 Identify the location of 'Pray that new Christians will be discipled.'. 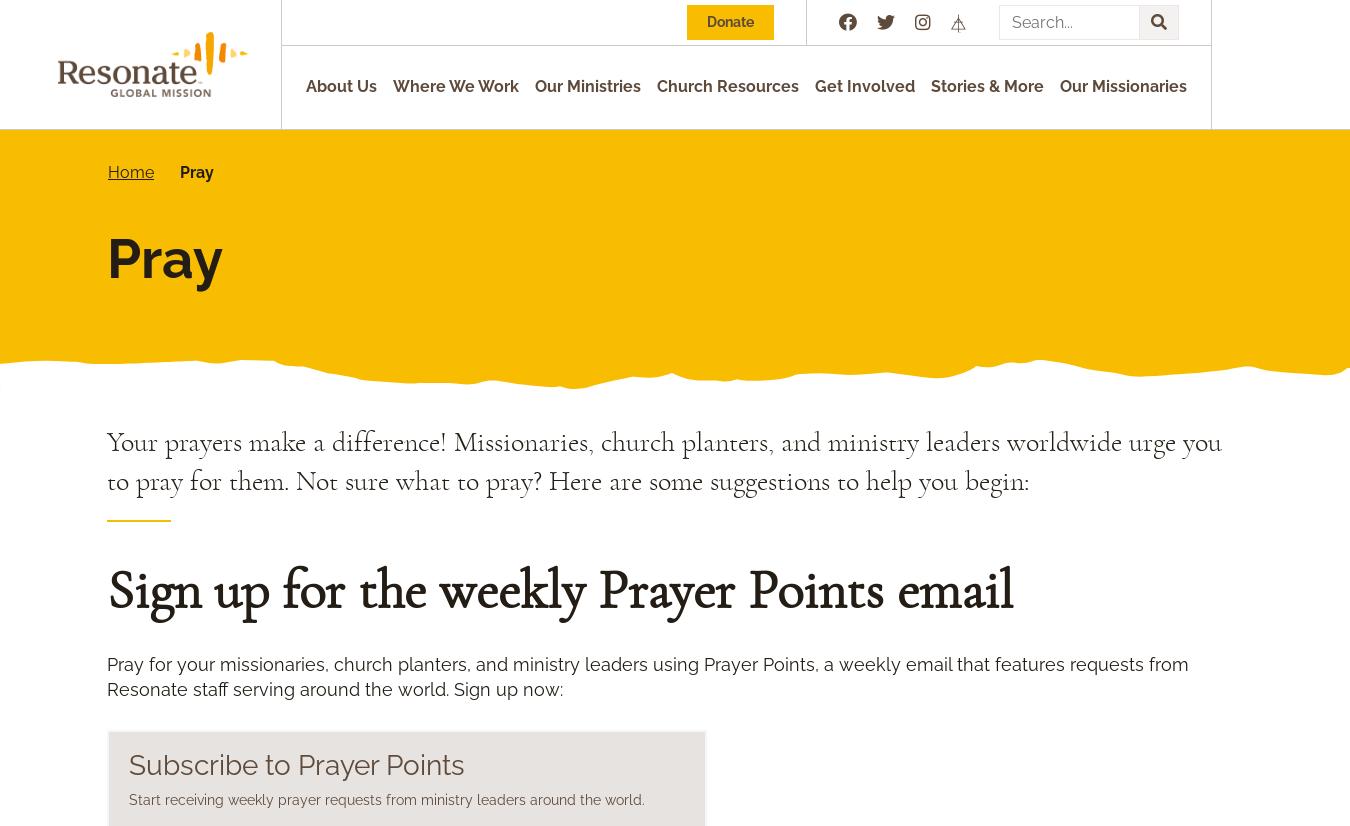
(339, 672).